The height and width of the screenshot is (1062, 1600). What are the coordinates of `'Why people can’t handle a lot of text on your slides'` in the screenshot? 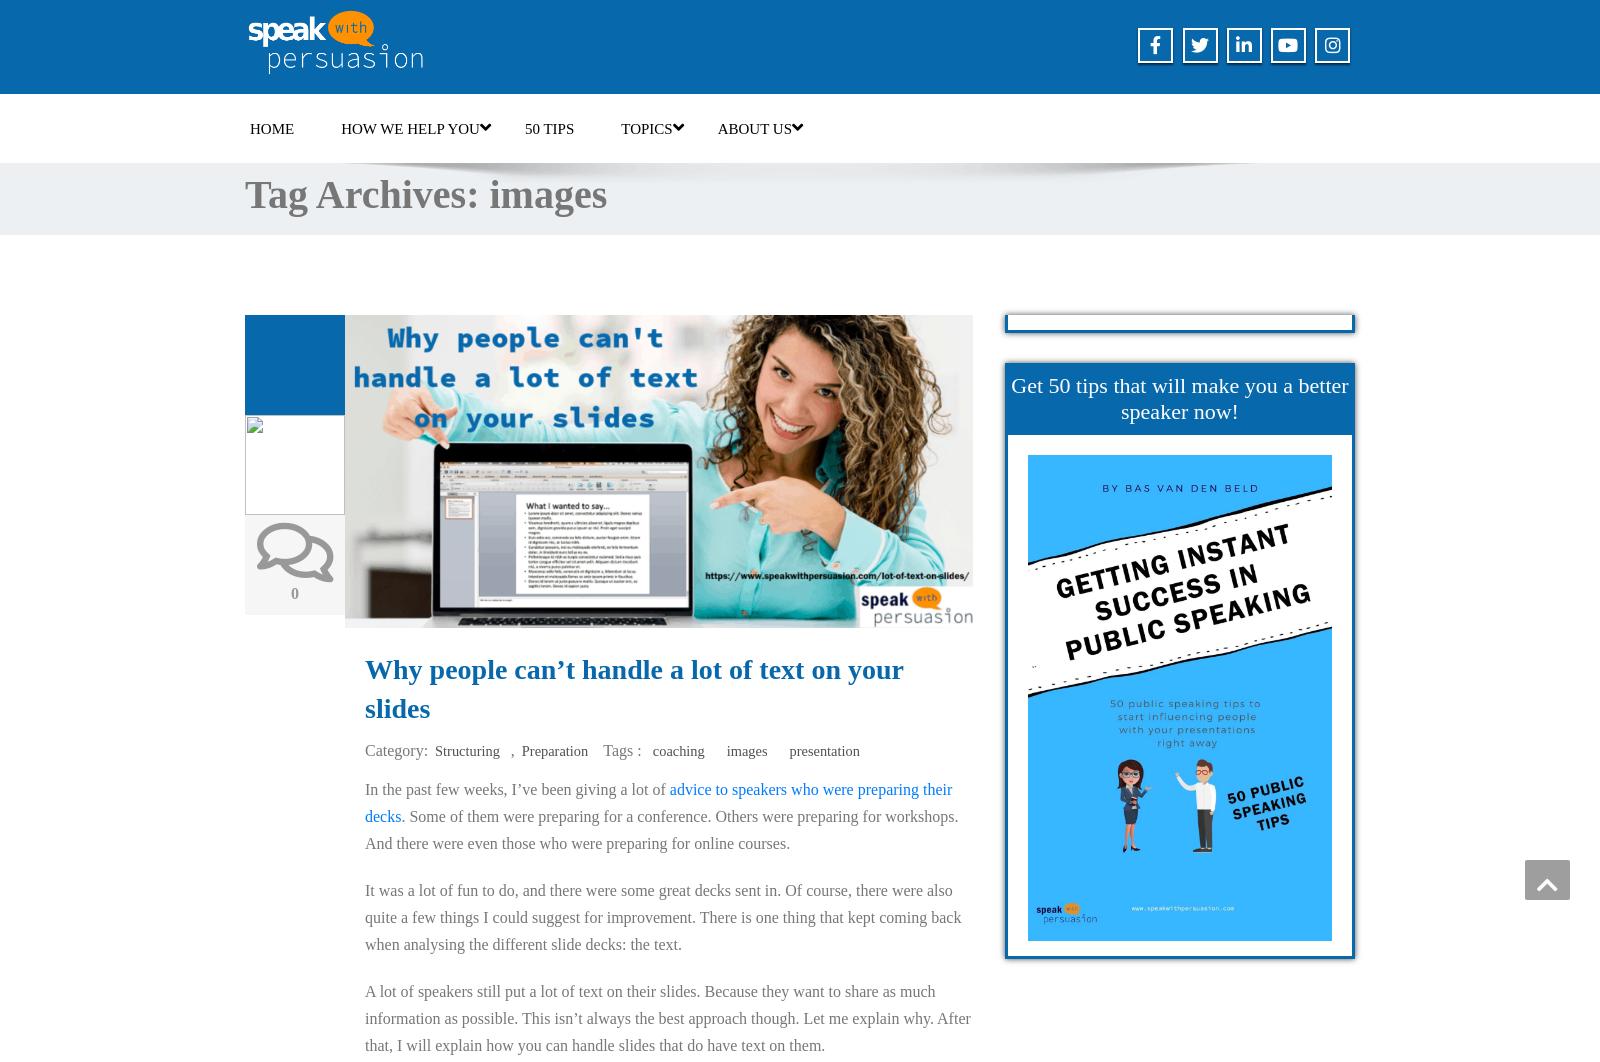 It's located at (633, 689).